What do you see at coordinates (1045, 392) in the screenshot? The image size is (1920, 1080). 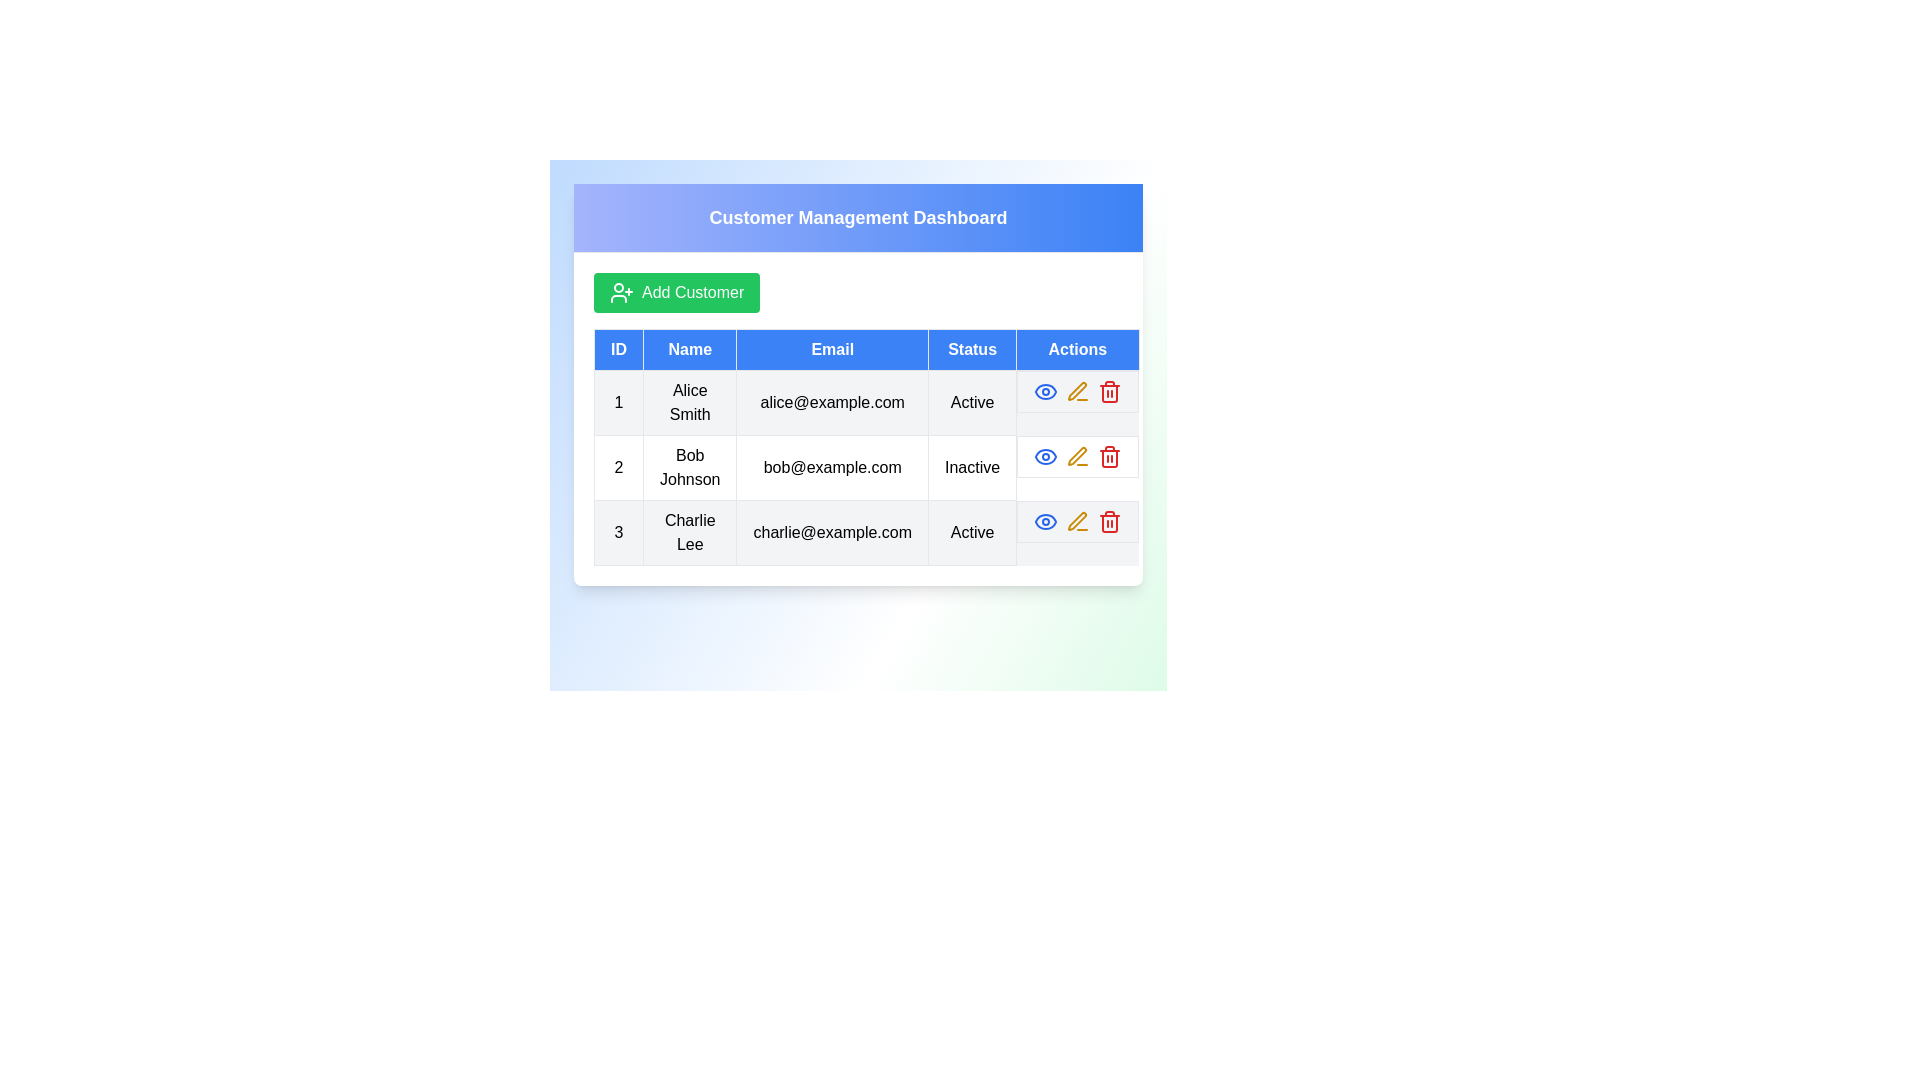 I see `the 'Eye' icon for the customer with ID 1` at bounding box center [1045, 392].